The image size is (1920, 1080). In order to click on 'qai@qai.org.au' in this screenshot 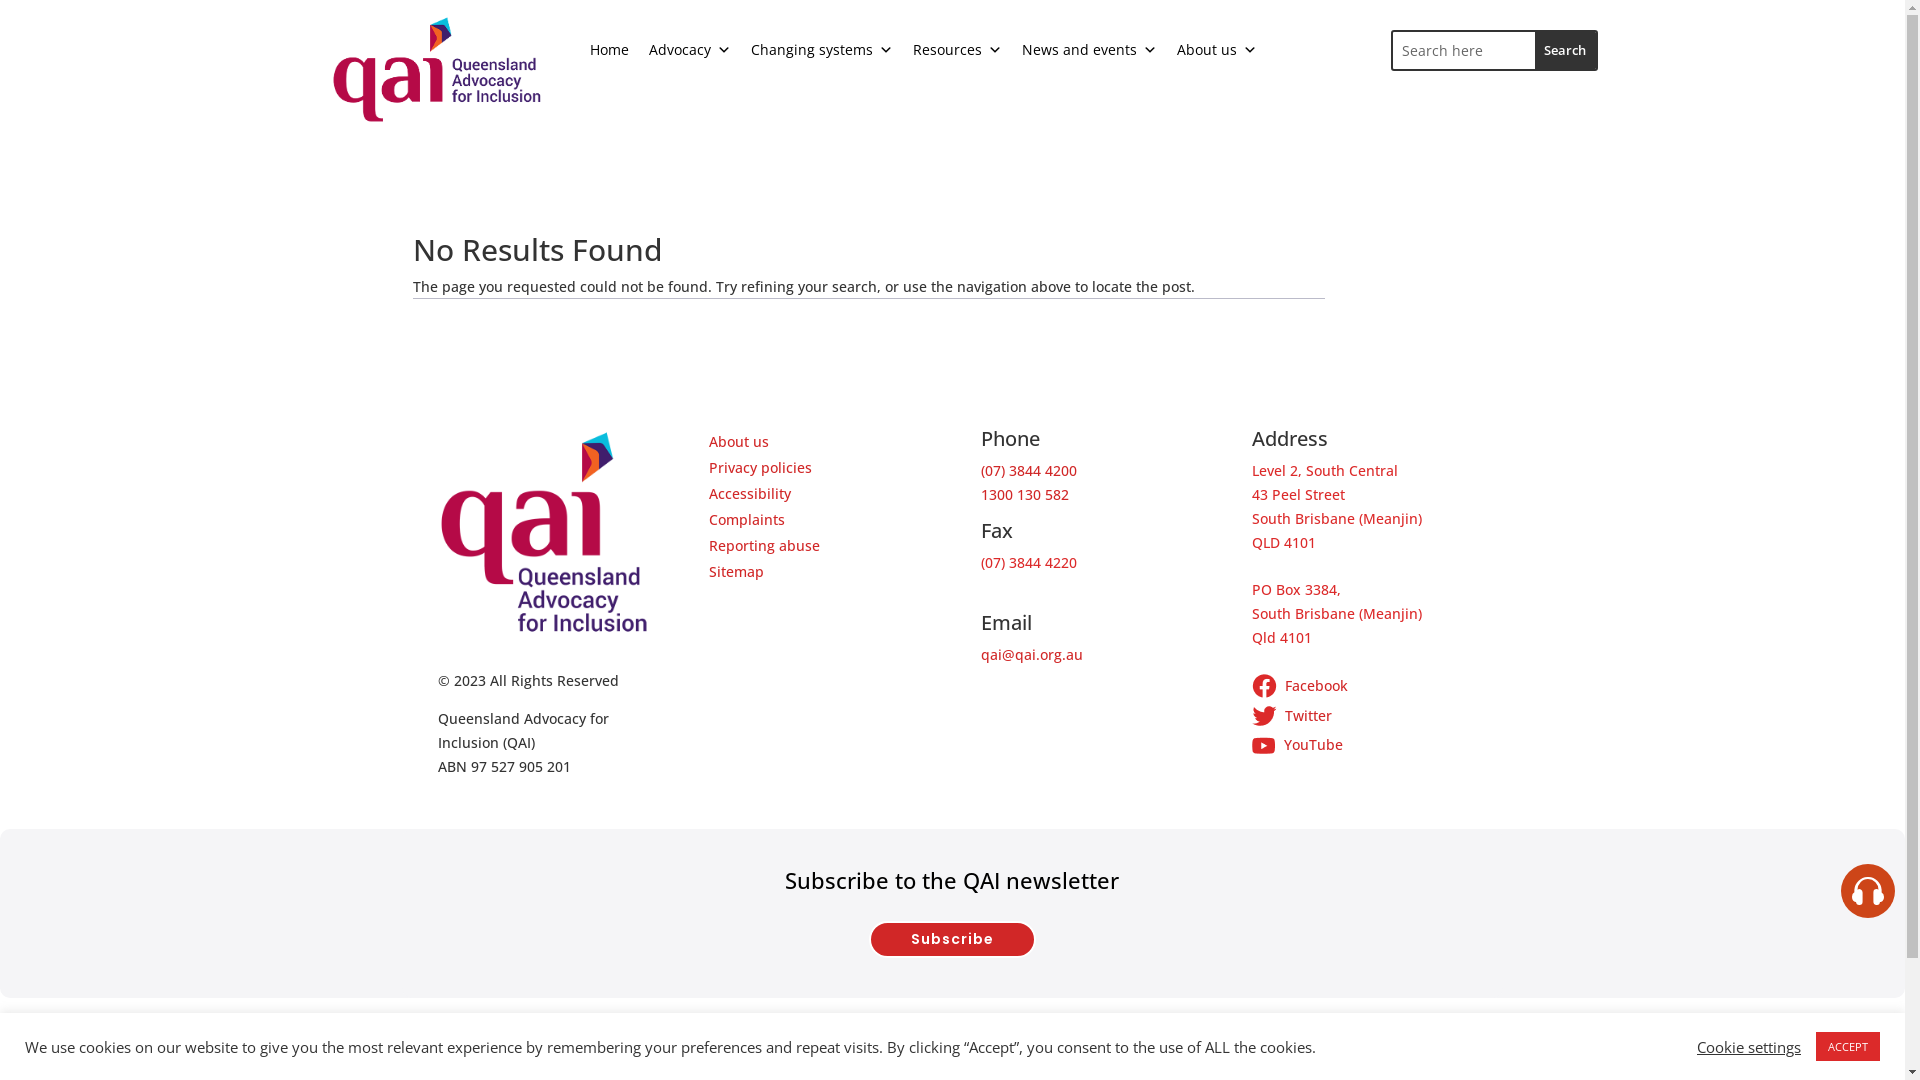, I will do `click(1032, 654)`.